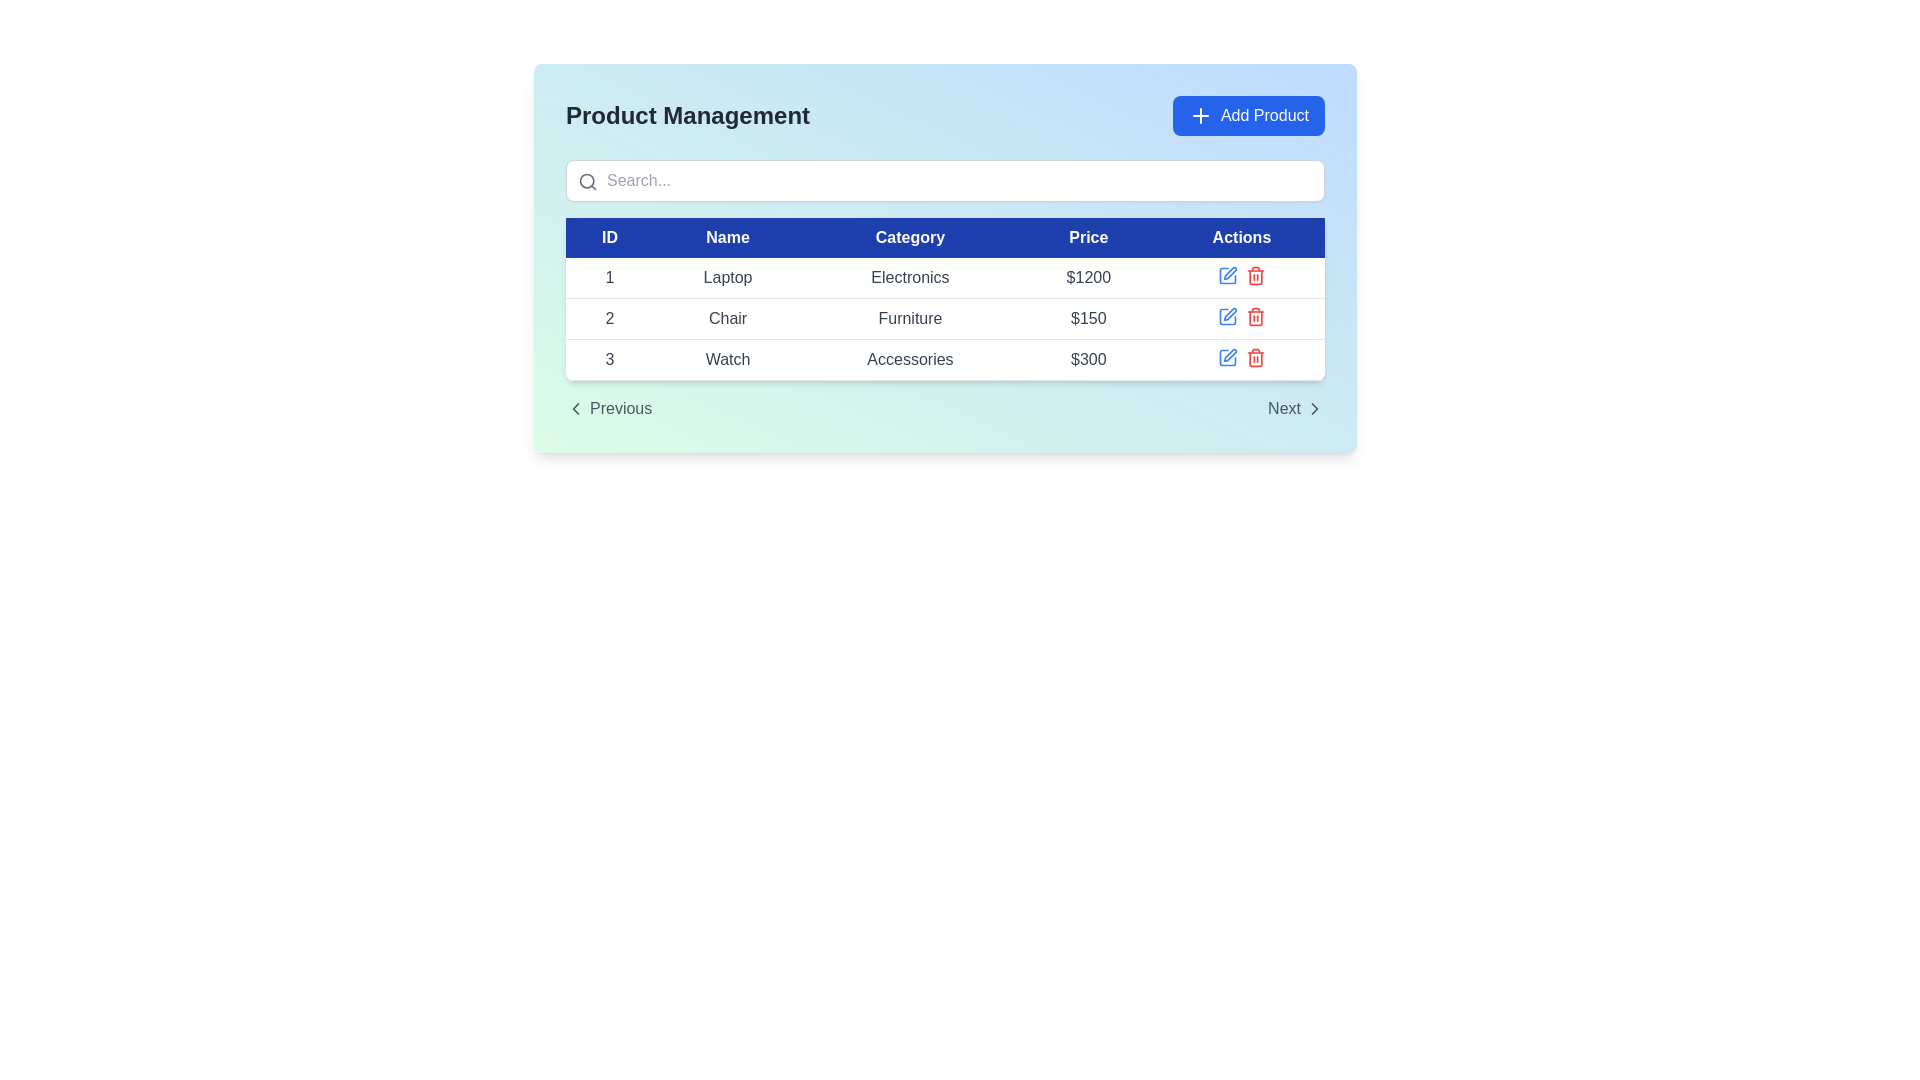  Describe the element at coordinates (1254, 276) in the screenshot. I see `the red trash bin icon button in the second column of the 'Actions' row` at that location.